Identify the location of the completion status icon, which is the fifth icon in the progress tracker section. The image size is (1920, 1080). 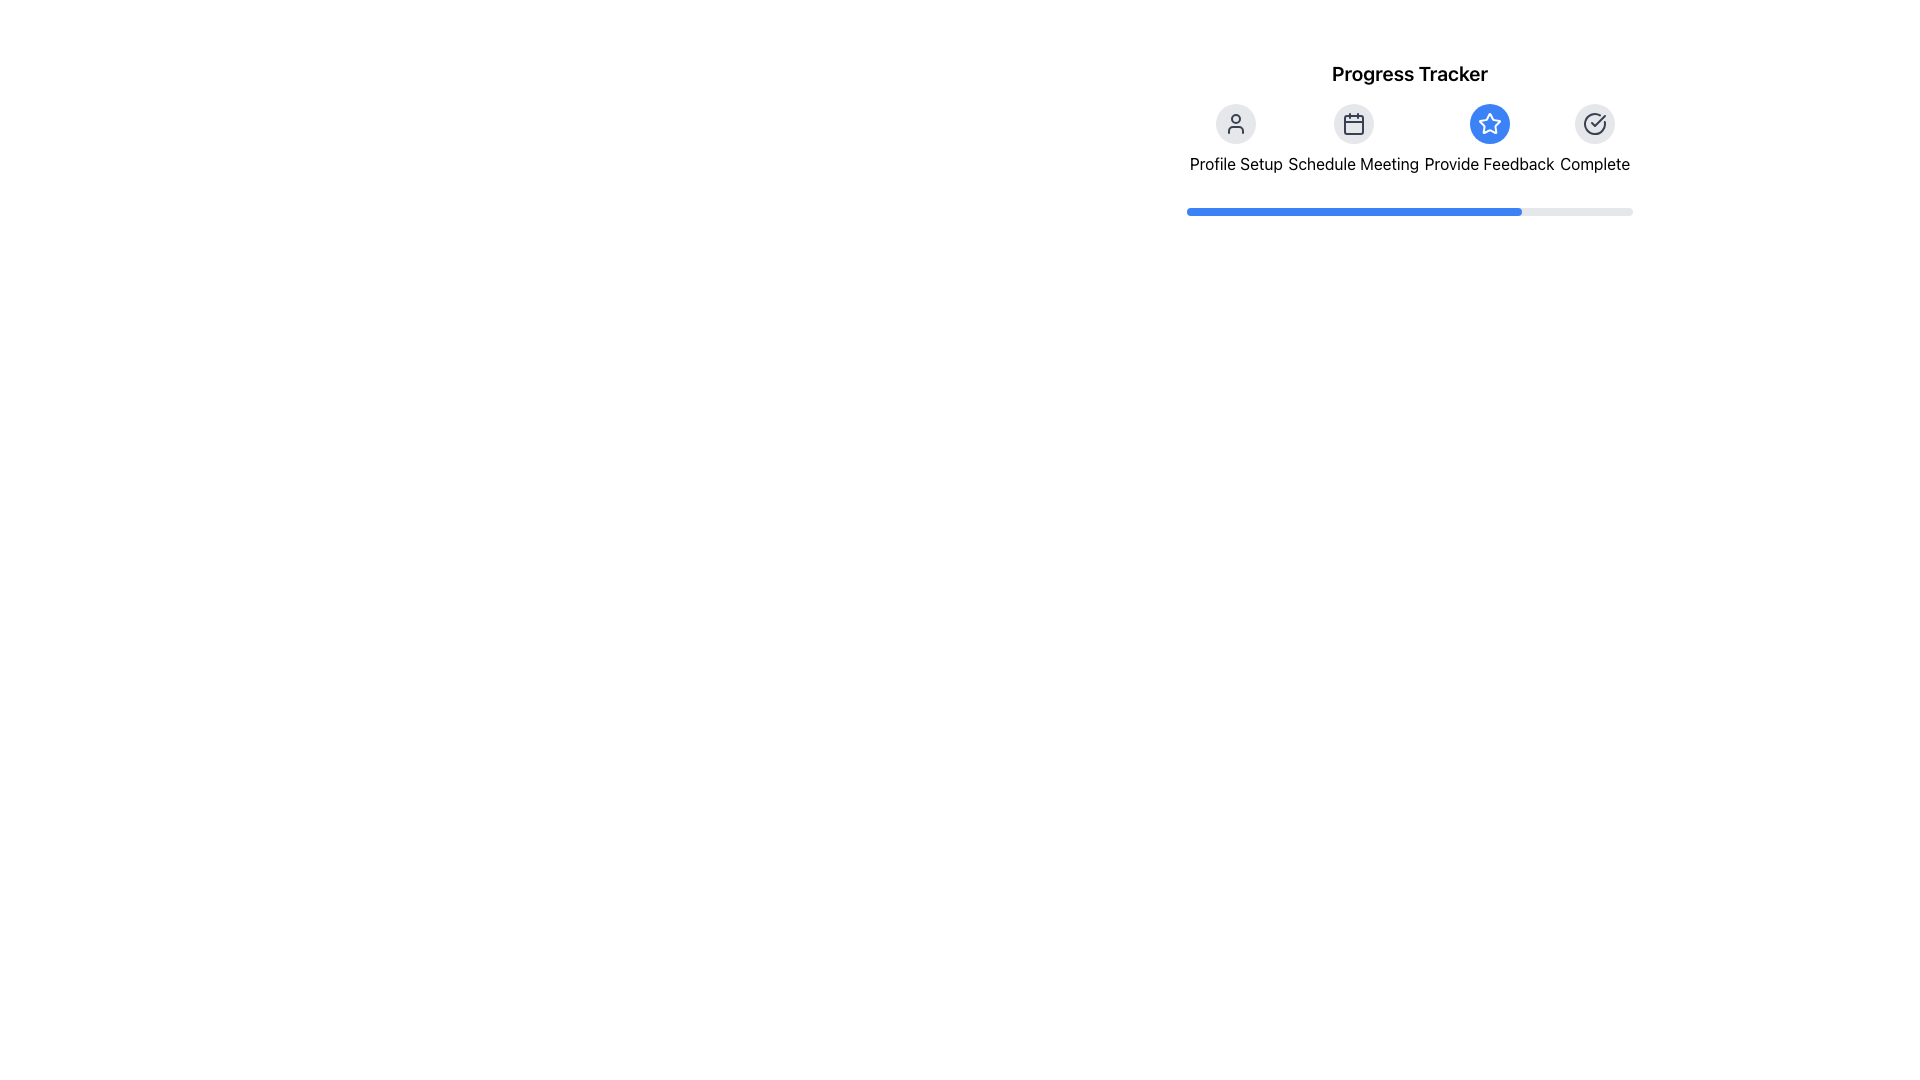
(1593, 123).